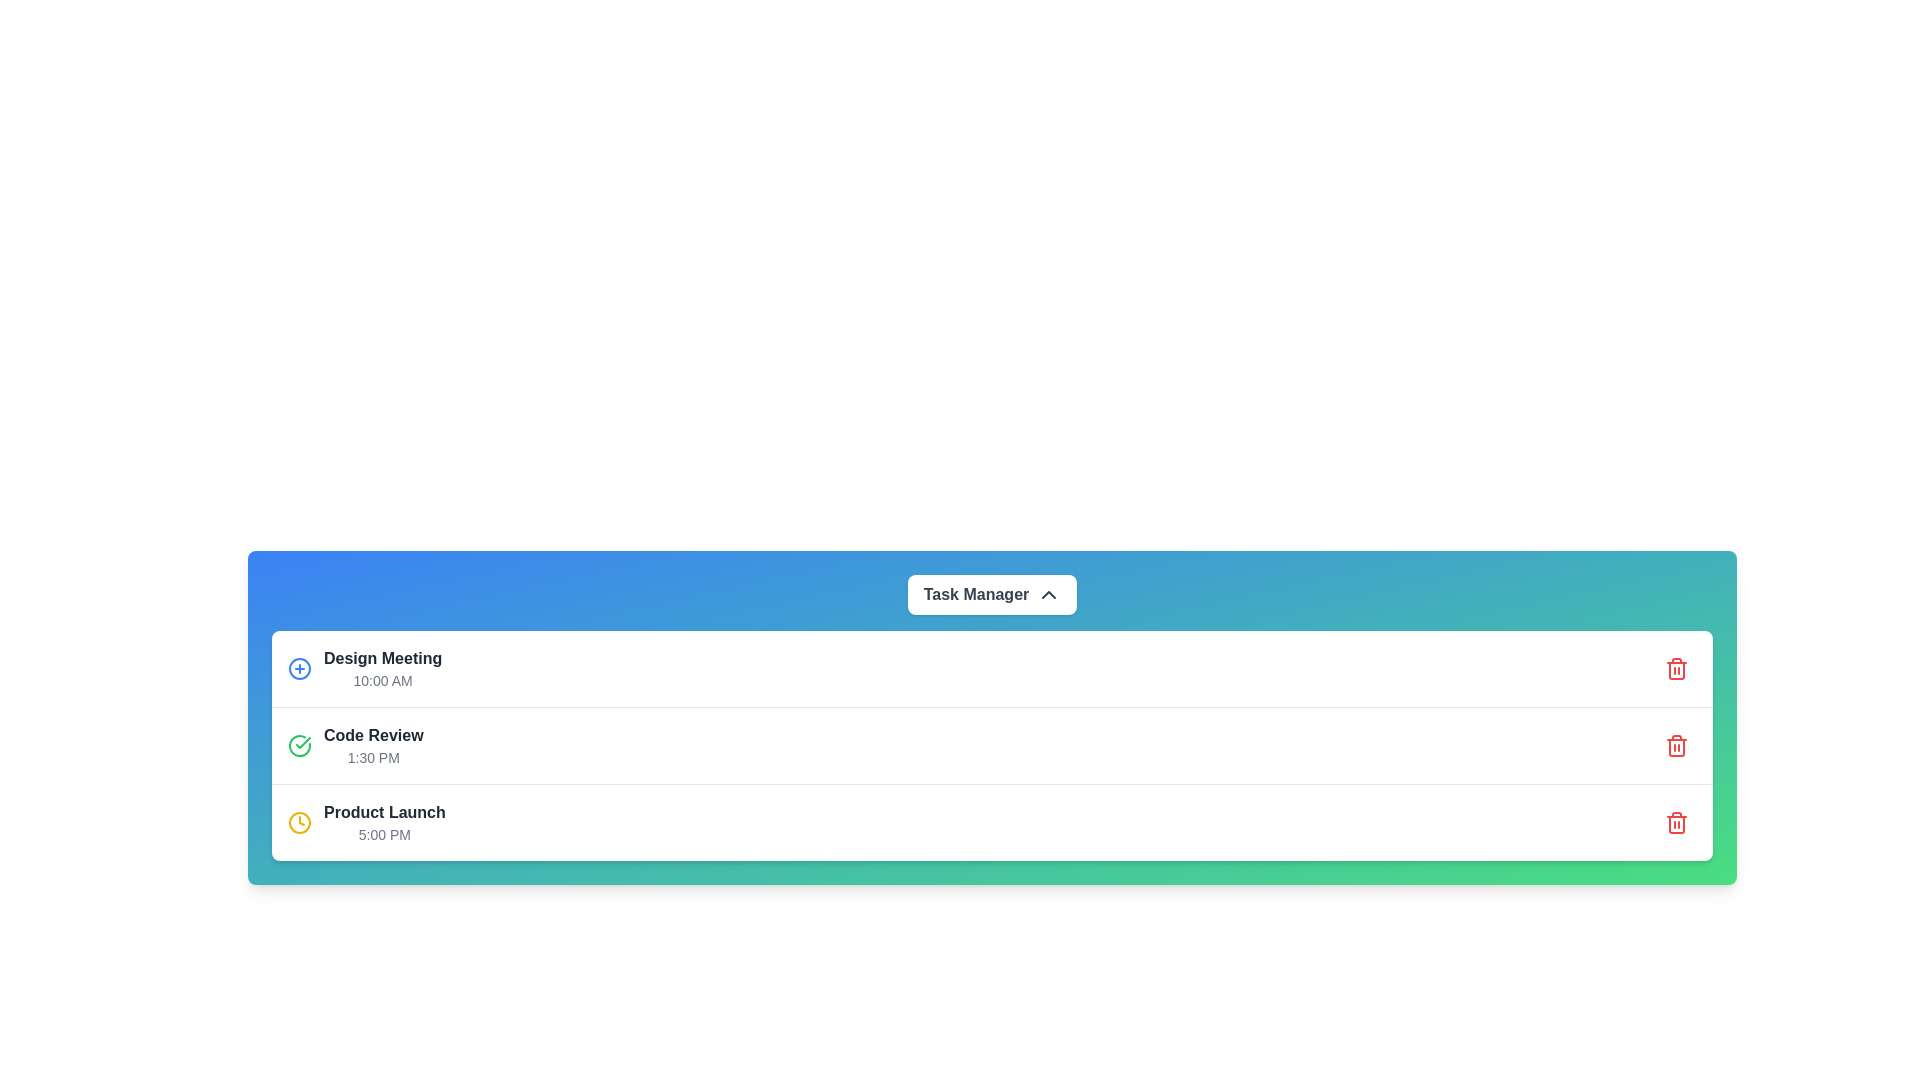  I want to click on the text label reading 'Design Meeting', which is styled with a bold font and dark gray color, positioned as the header of an event in a vertically-aligned list, so click(383, 659).